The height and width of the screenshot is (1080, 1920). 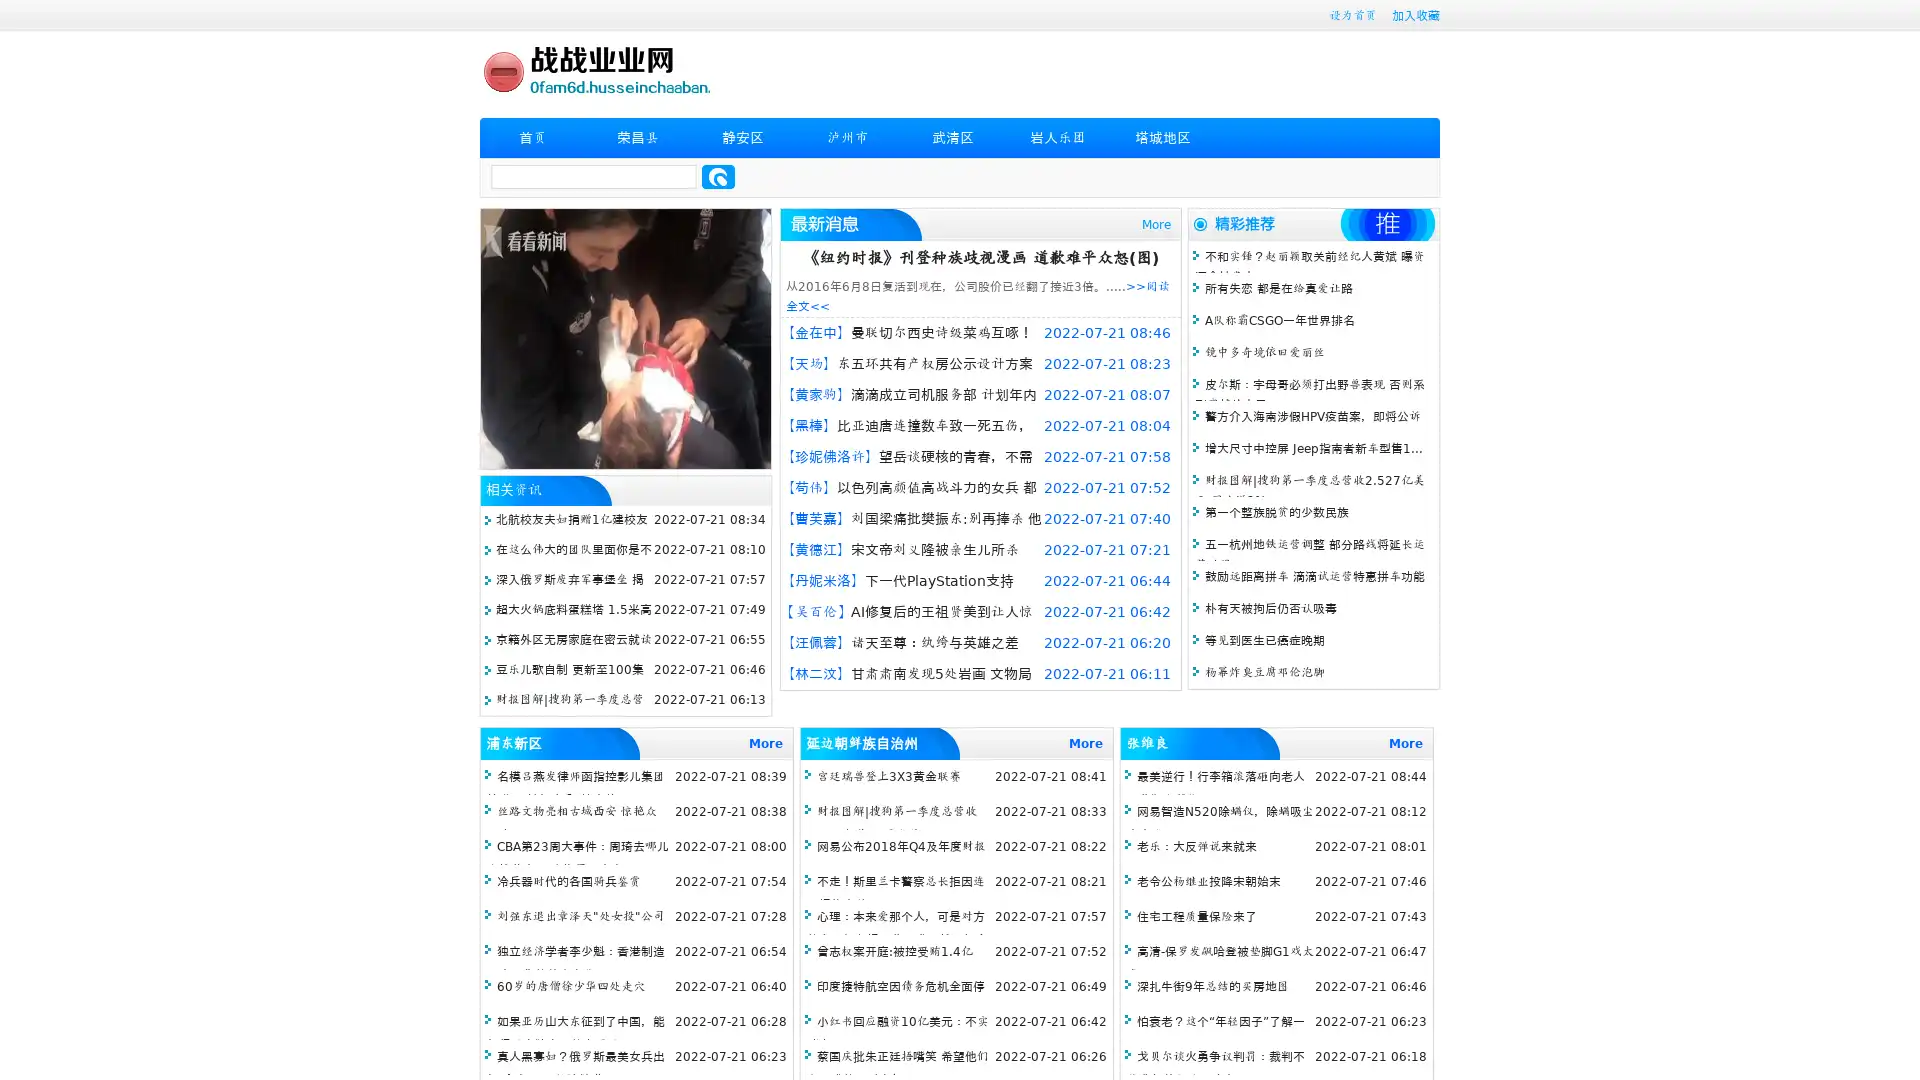 I want to click on Search, so click(x=718, y=176).